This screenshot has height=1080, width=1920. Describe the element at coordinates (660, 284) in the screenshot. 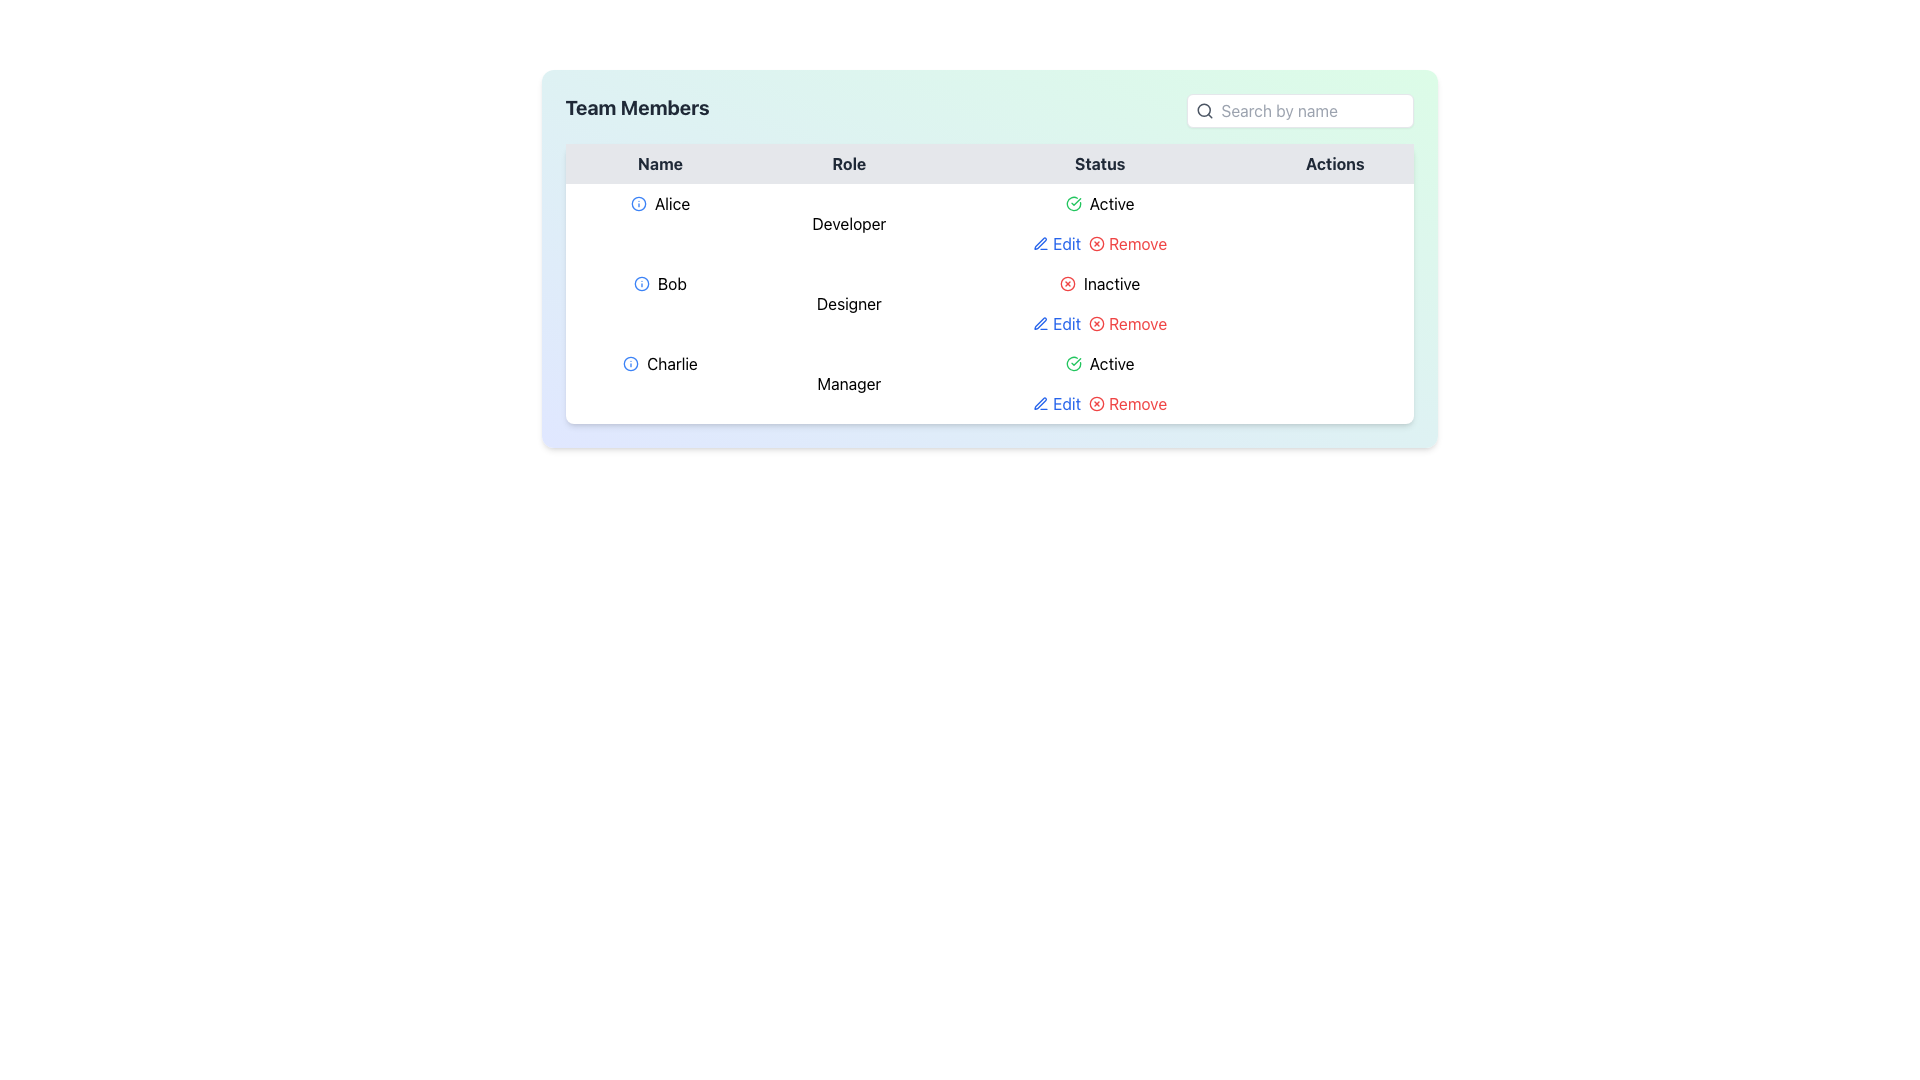

I see `the icon associated with the text label 'Bob' in the 'Team Members' table for additional information` at that location.